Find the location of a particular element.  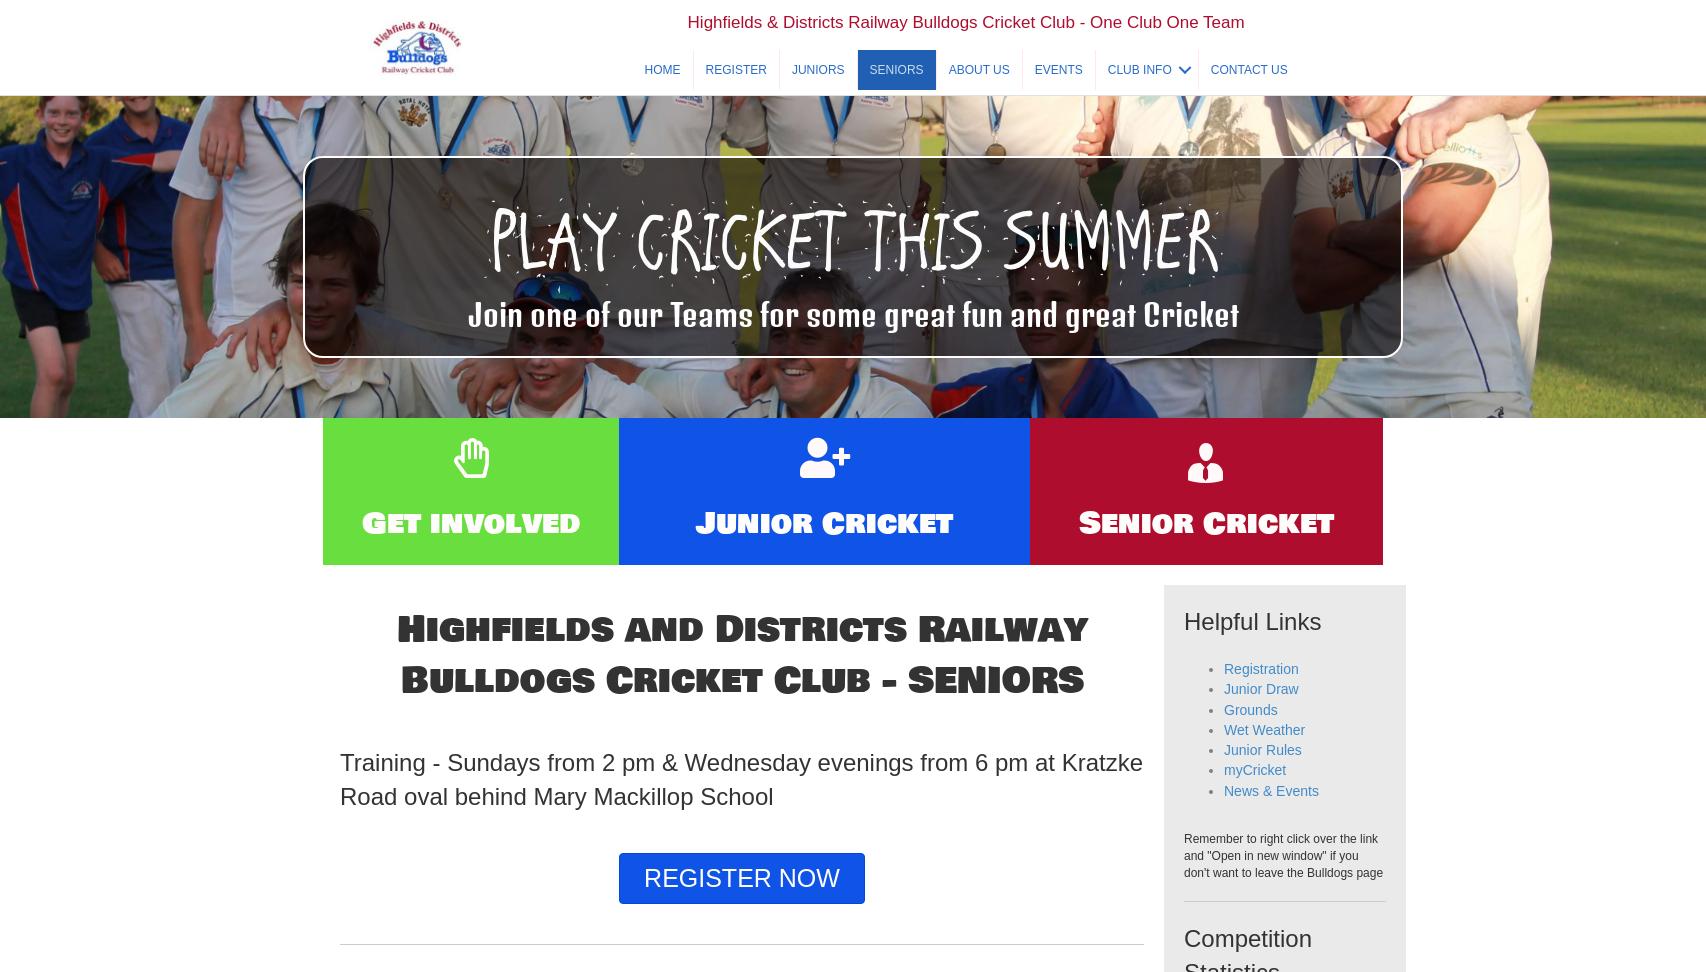

'Join one of our Teams for some great fun and great Cricket' is located at coordinates (851, 354).